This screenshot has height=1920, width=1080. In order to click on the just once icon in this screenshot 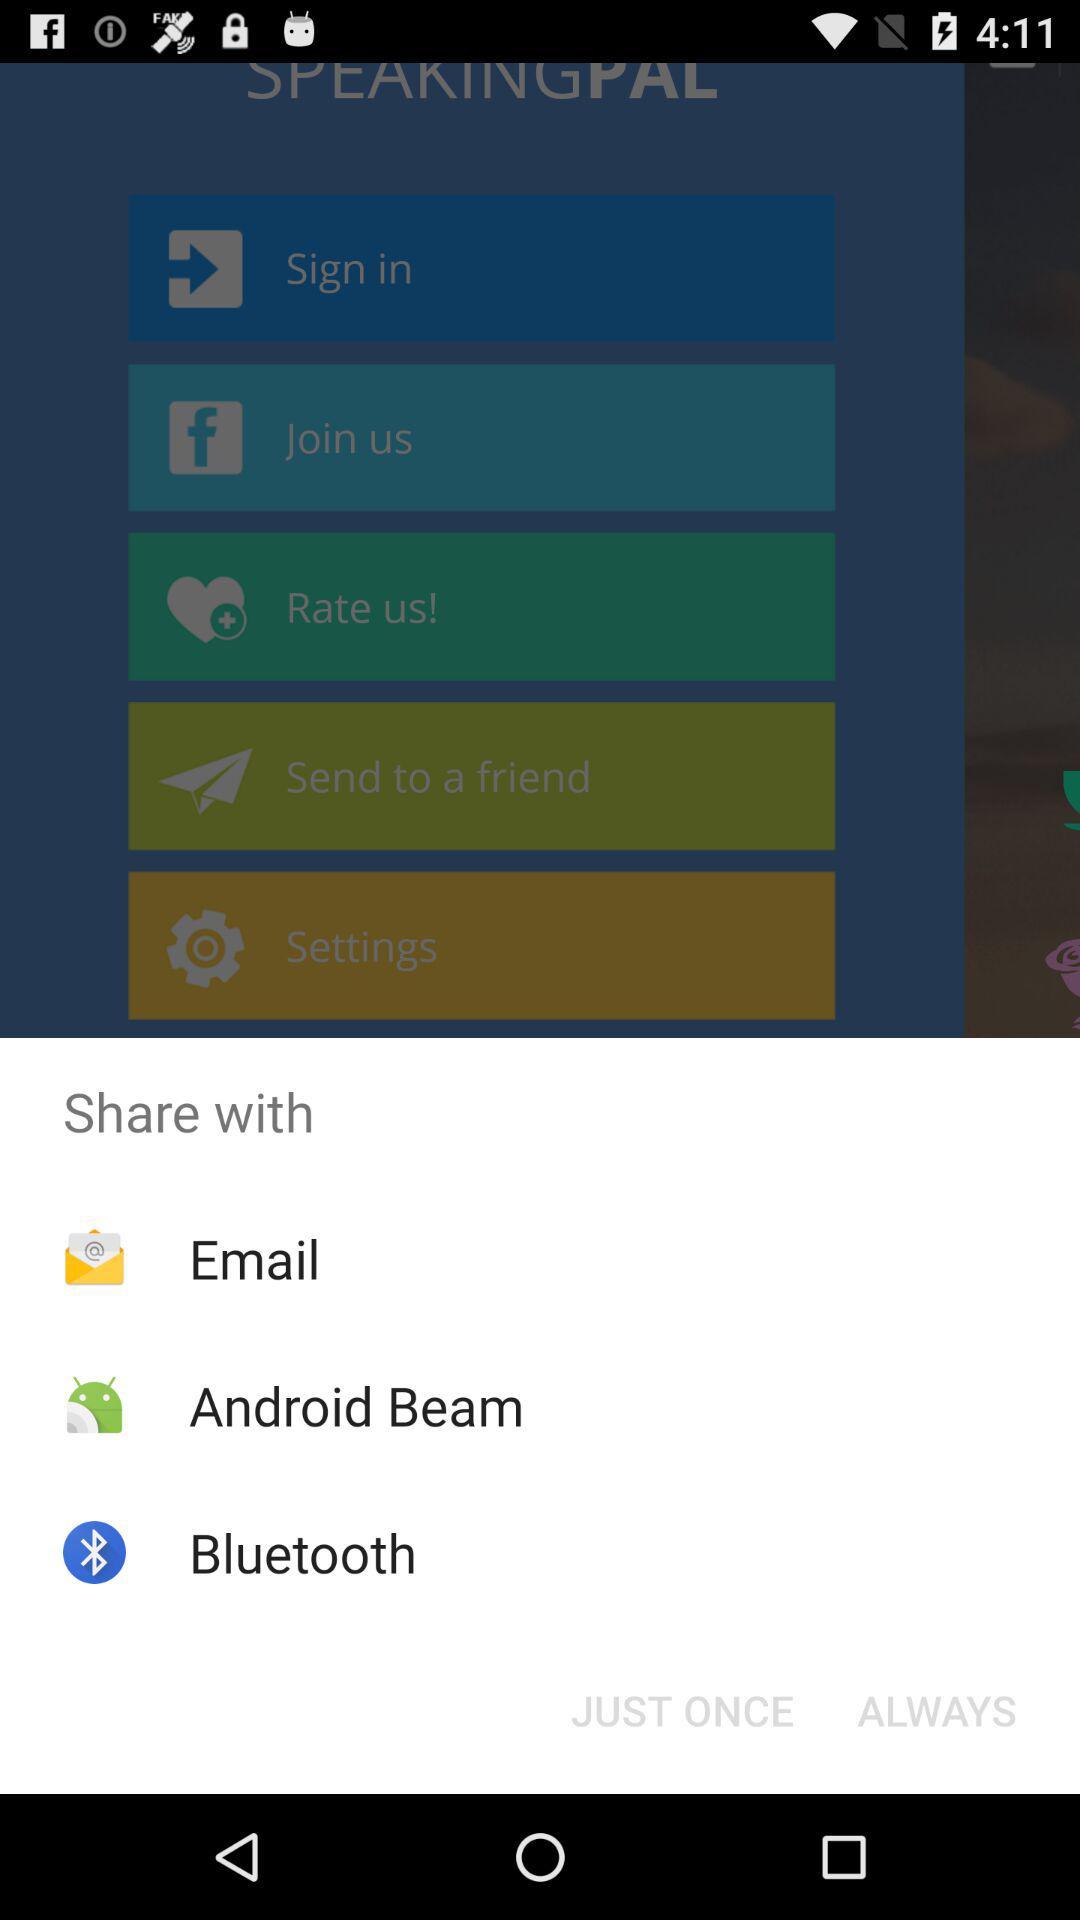, I will do `click(681, 1708)`.